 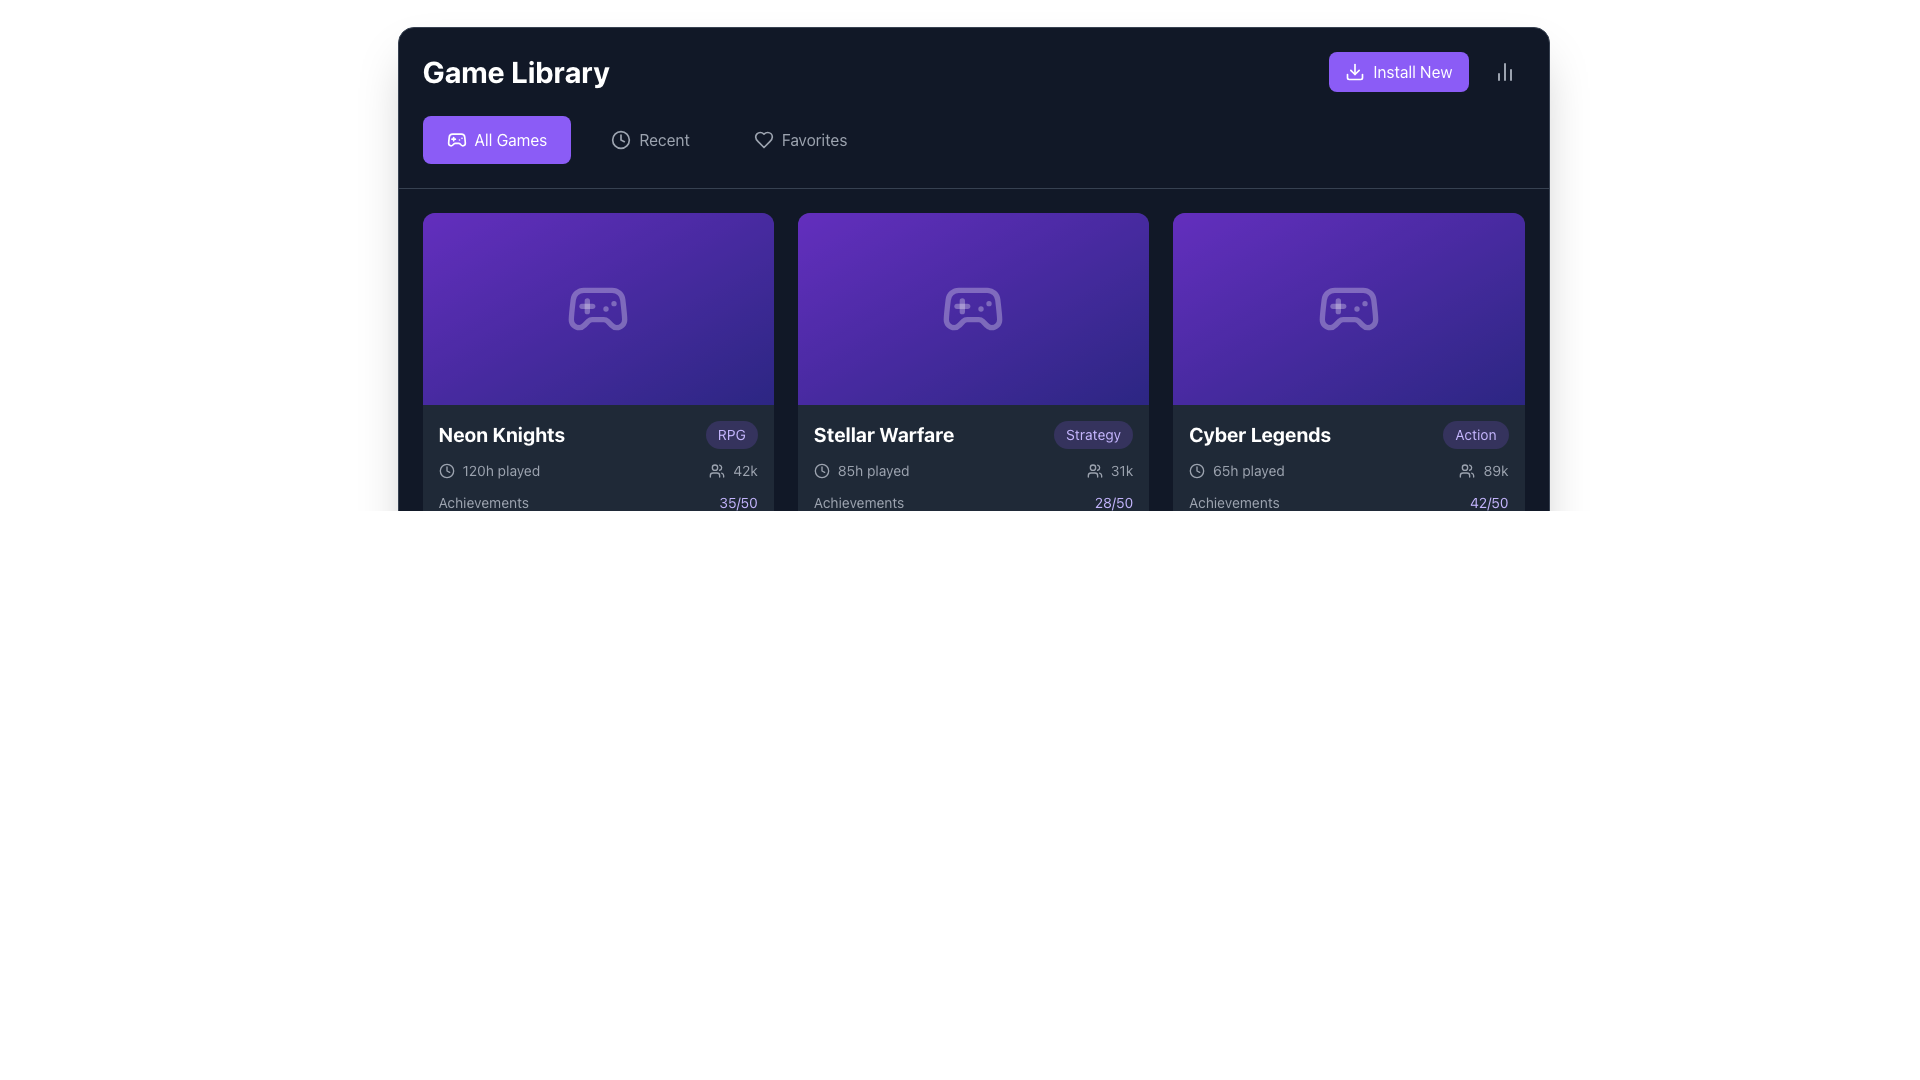 What do you see at coordinates (1467, 470) in the screenshot?
I see `the user group icon located to the left of the text '89k' within the 'Cyber Legends' card` at bounding box center [1467, 470].